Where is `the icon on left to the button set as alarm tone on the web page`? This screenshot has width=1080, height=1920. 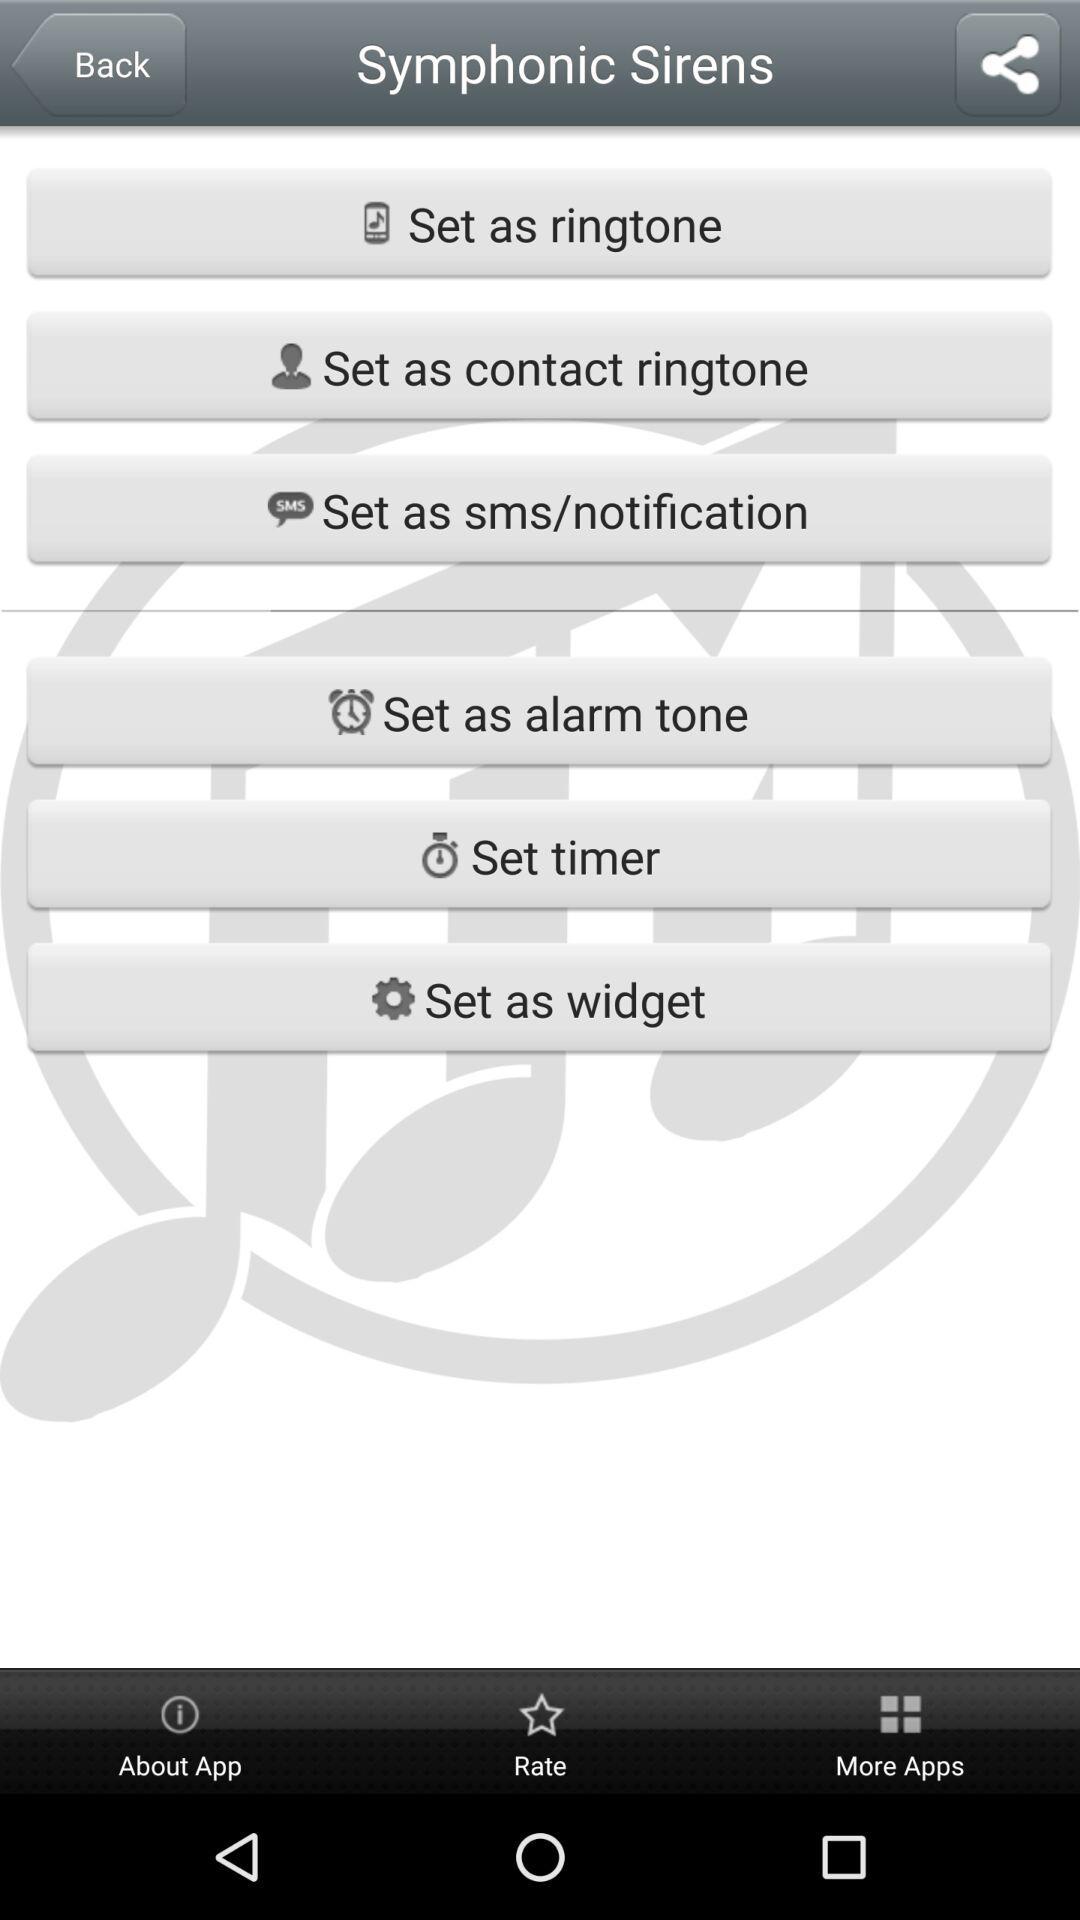 the icon on left to the button set as alarm tone on the web page is located at coordinates (350, 711).